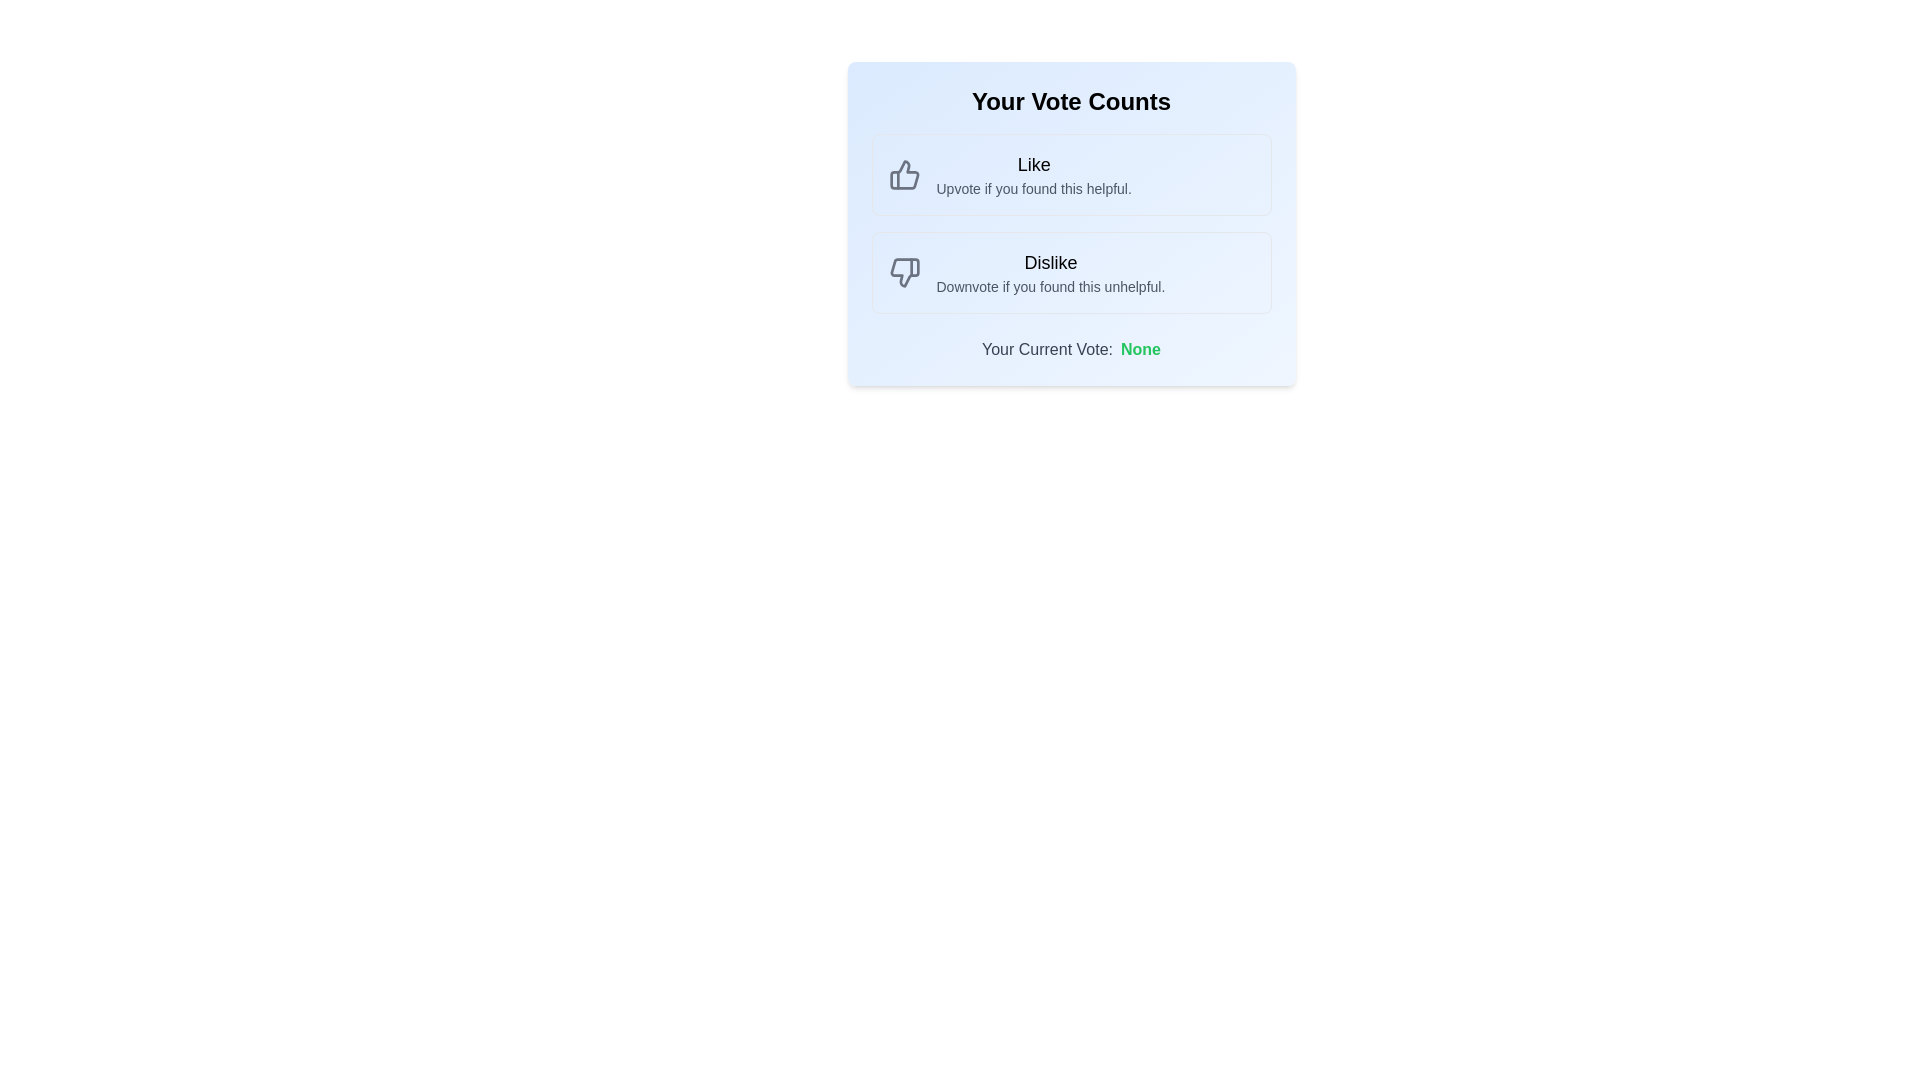 This screenshot has width=1920, height=1080. Describe the element at coordinates (1034, 189) in the screenshot. I see `the text label stating 'Upvote if you found this helpful,' which is styled in gray and positioned below the 'Like' heading` at that location.